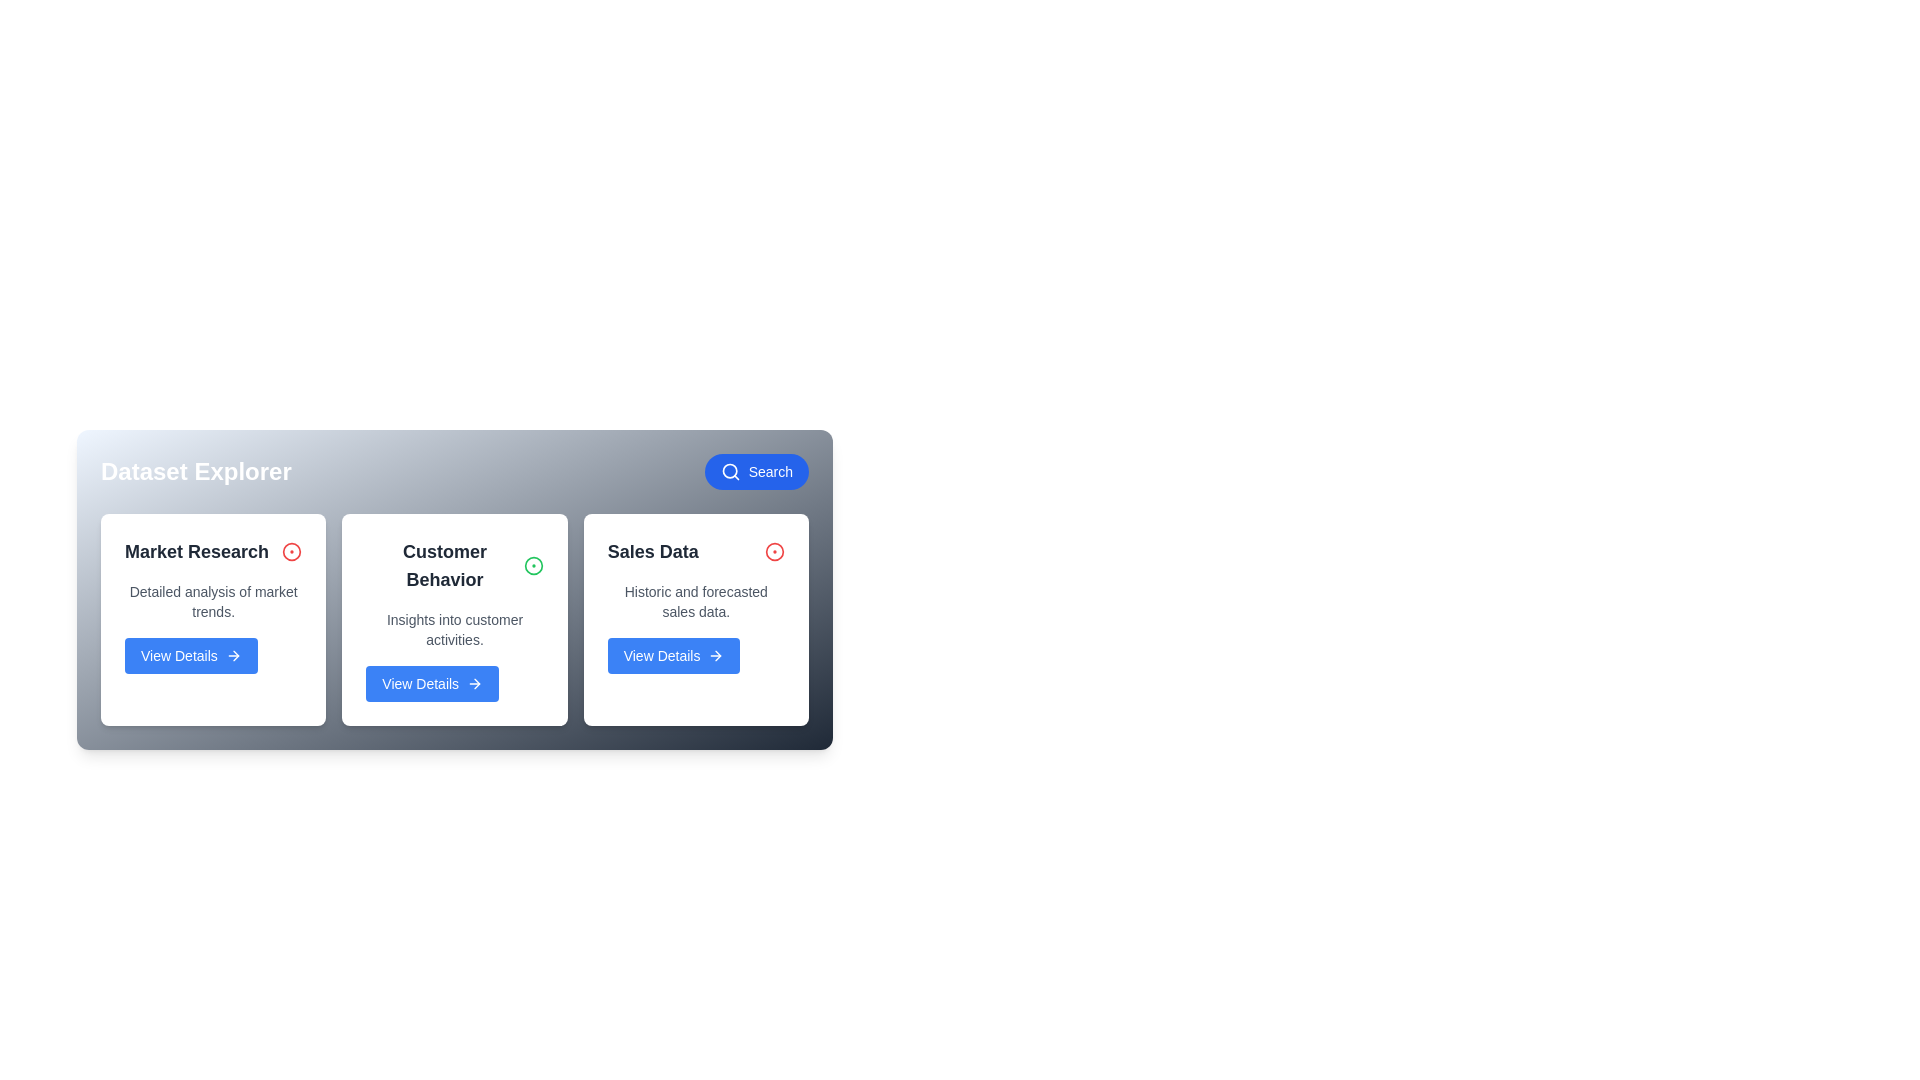 This screenshot has width=1920, height=1080. What do you see at coordinates (533, 566) in the screenshot?
I see `the dataset identified by Customer Behavior` at bounding box center [533, 566].